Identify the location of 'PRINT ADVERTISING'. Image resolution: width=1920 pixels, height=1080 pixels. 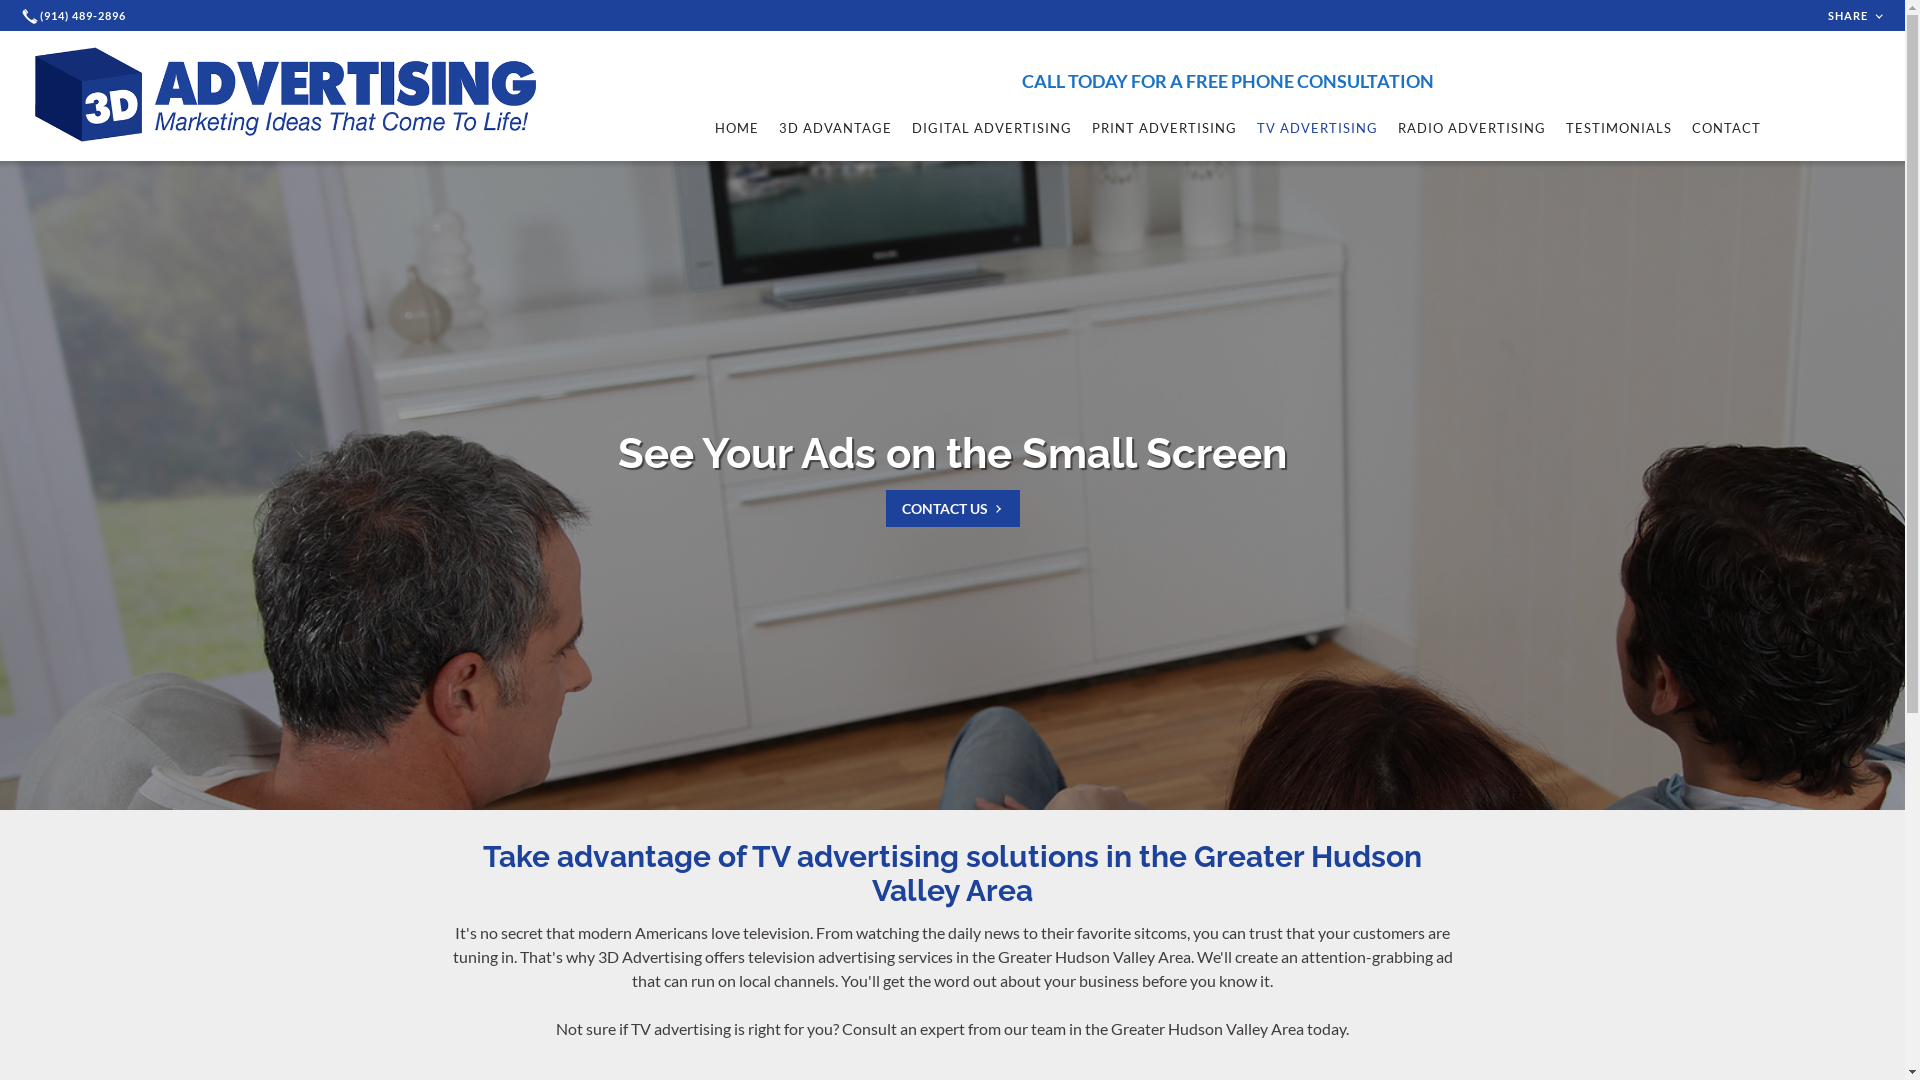
(1164, 127).